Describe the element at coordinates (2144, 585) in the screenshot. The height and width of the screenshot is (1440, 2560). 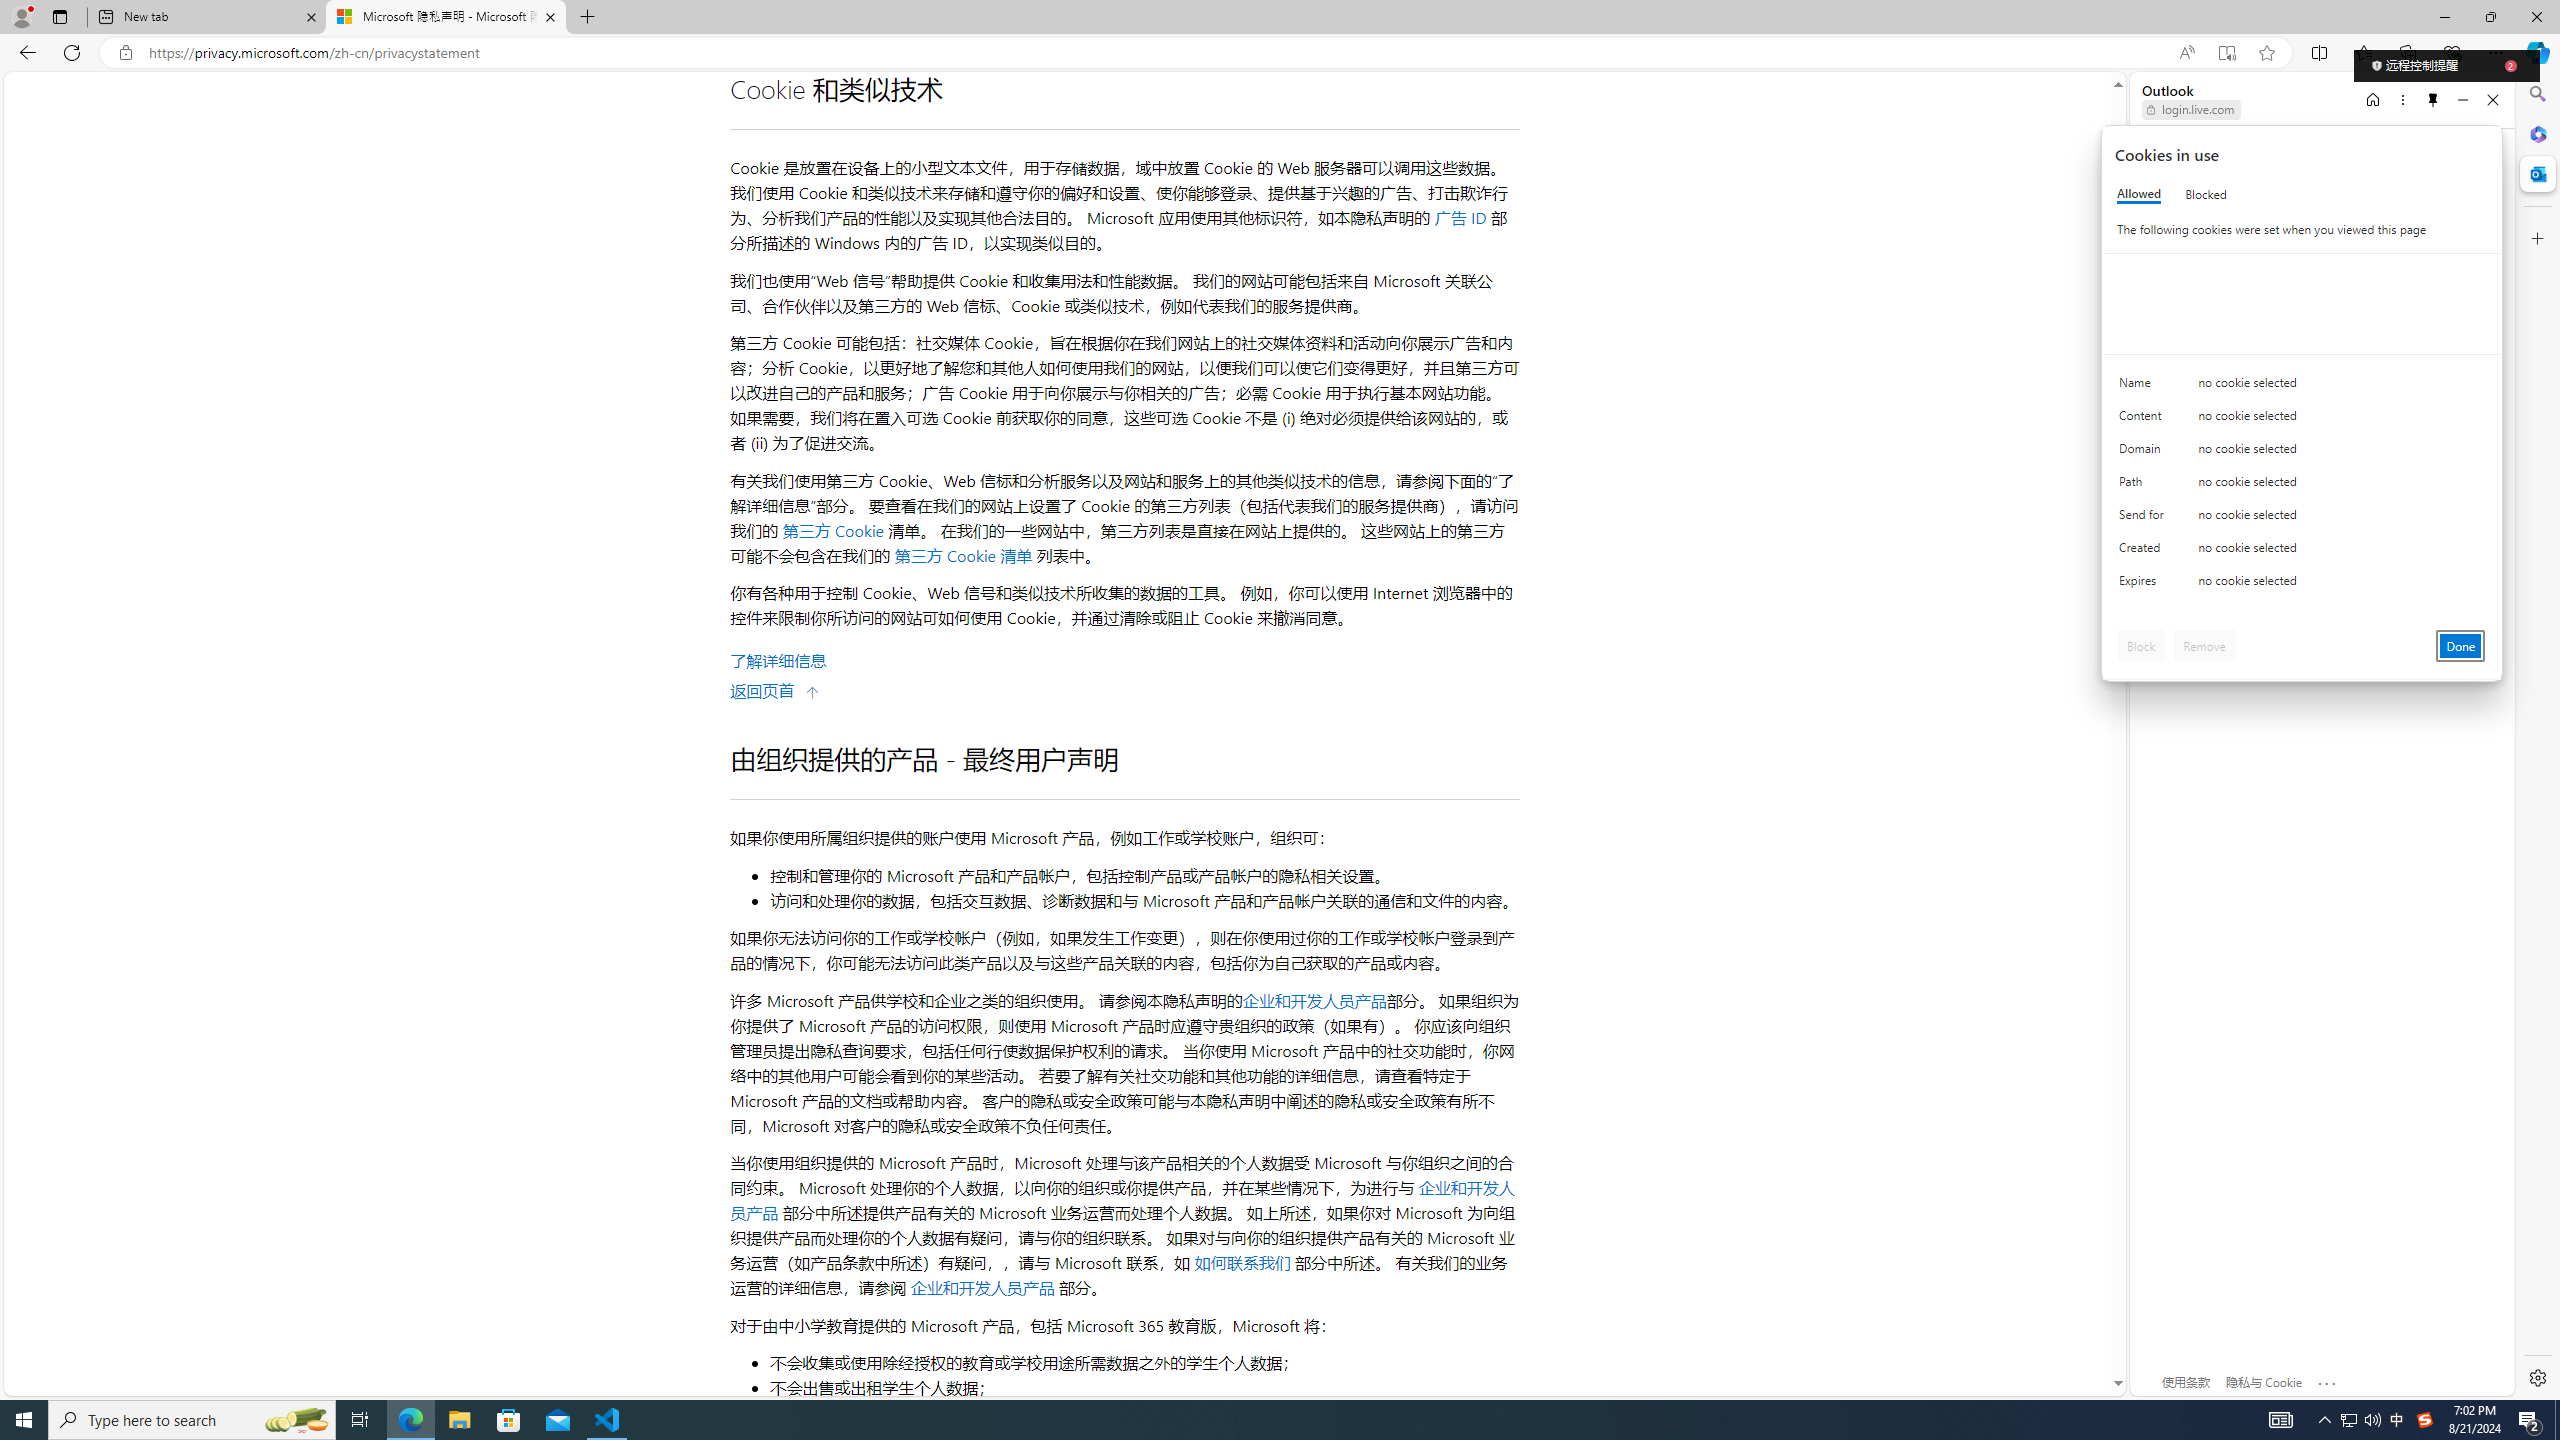
I see `'Expires'` at that location.